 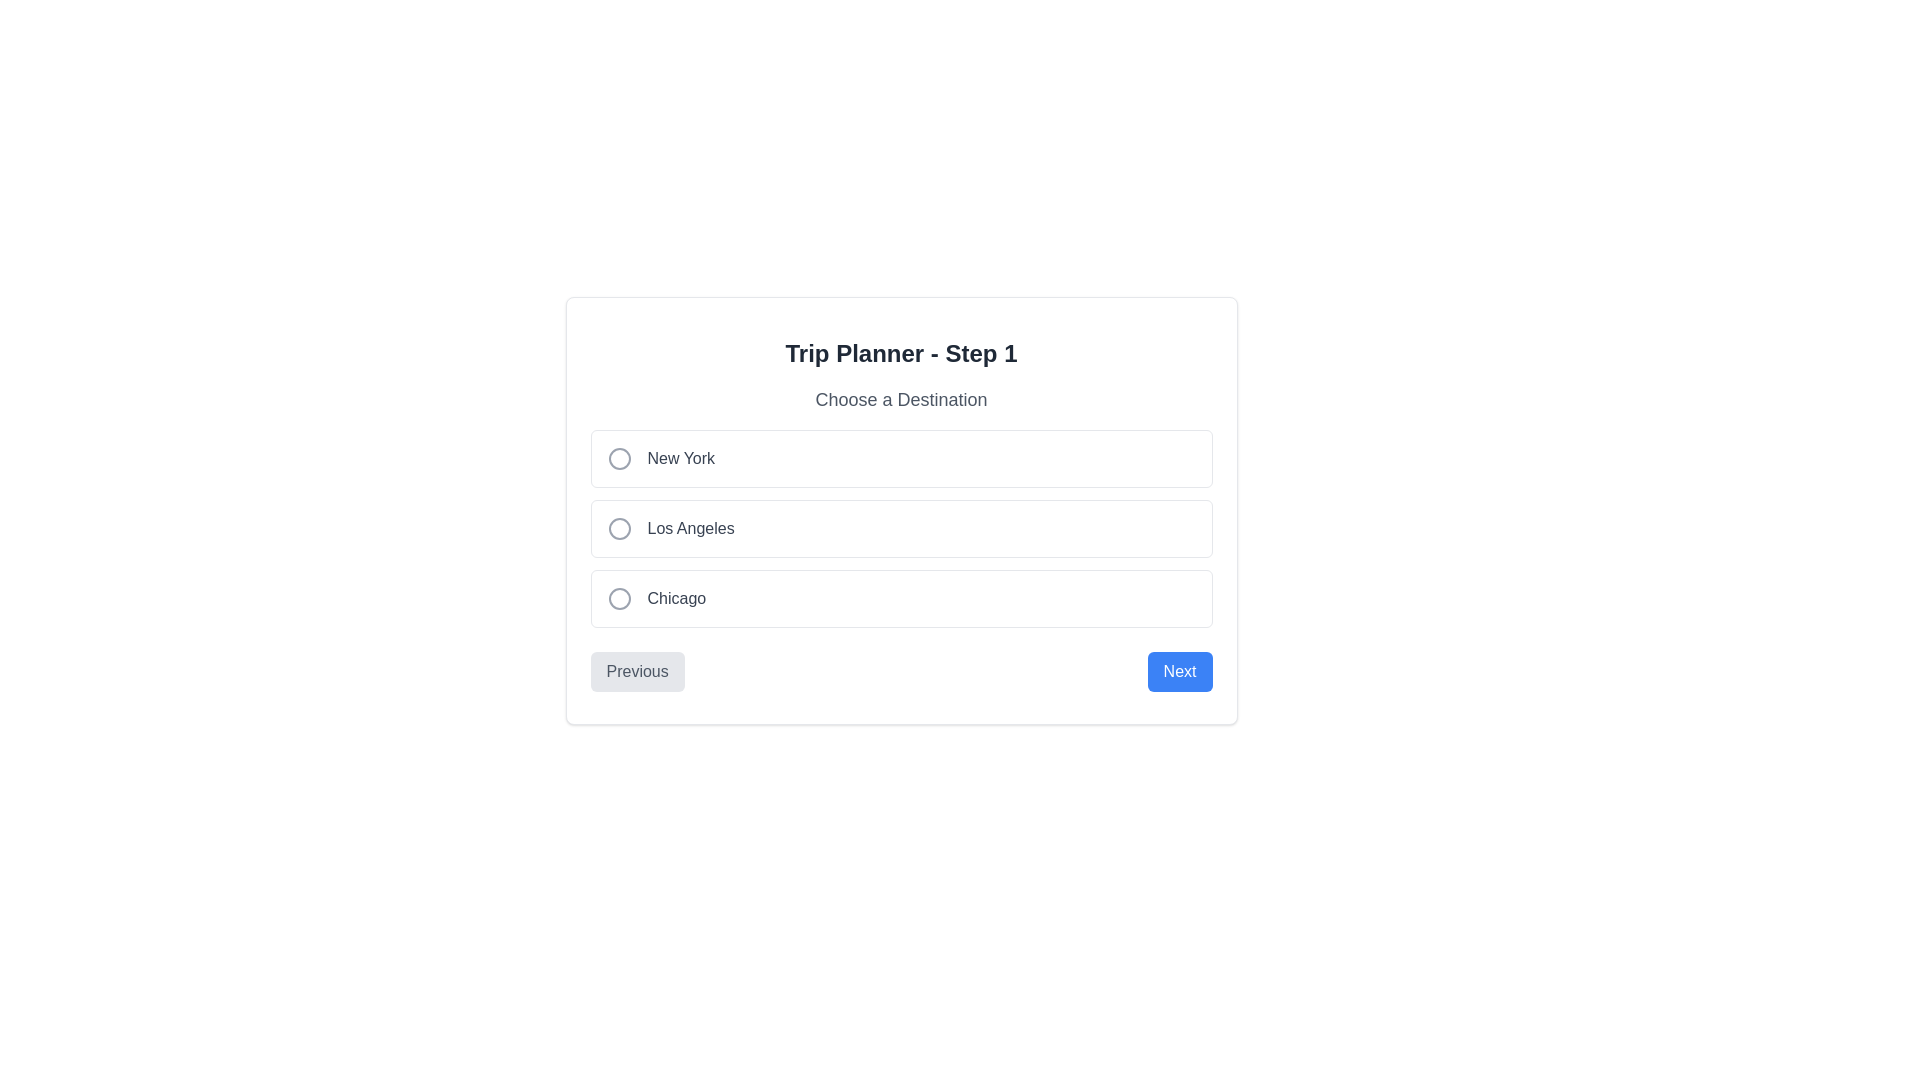 What do you see at coordinates (900, 527) in the screenshot?
I see `the 'Los Angeles' radio button option` at bounding box center [900, 527].